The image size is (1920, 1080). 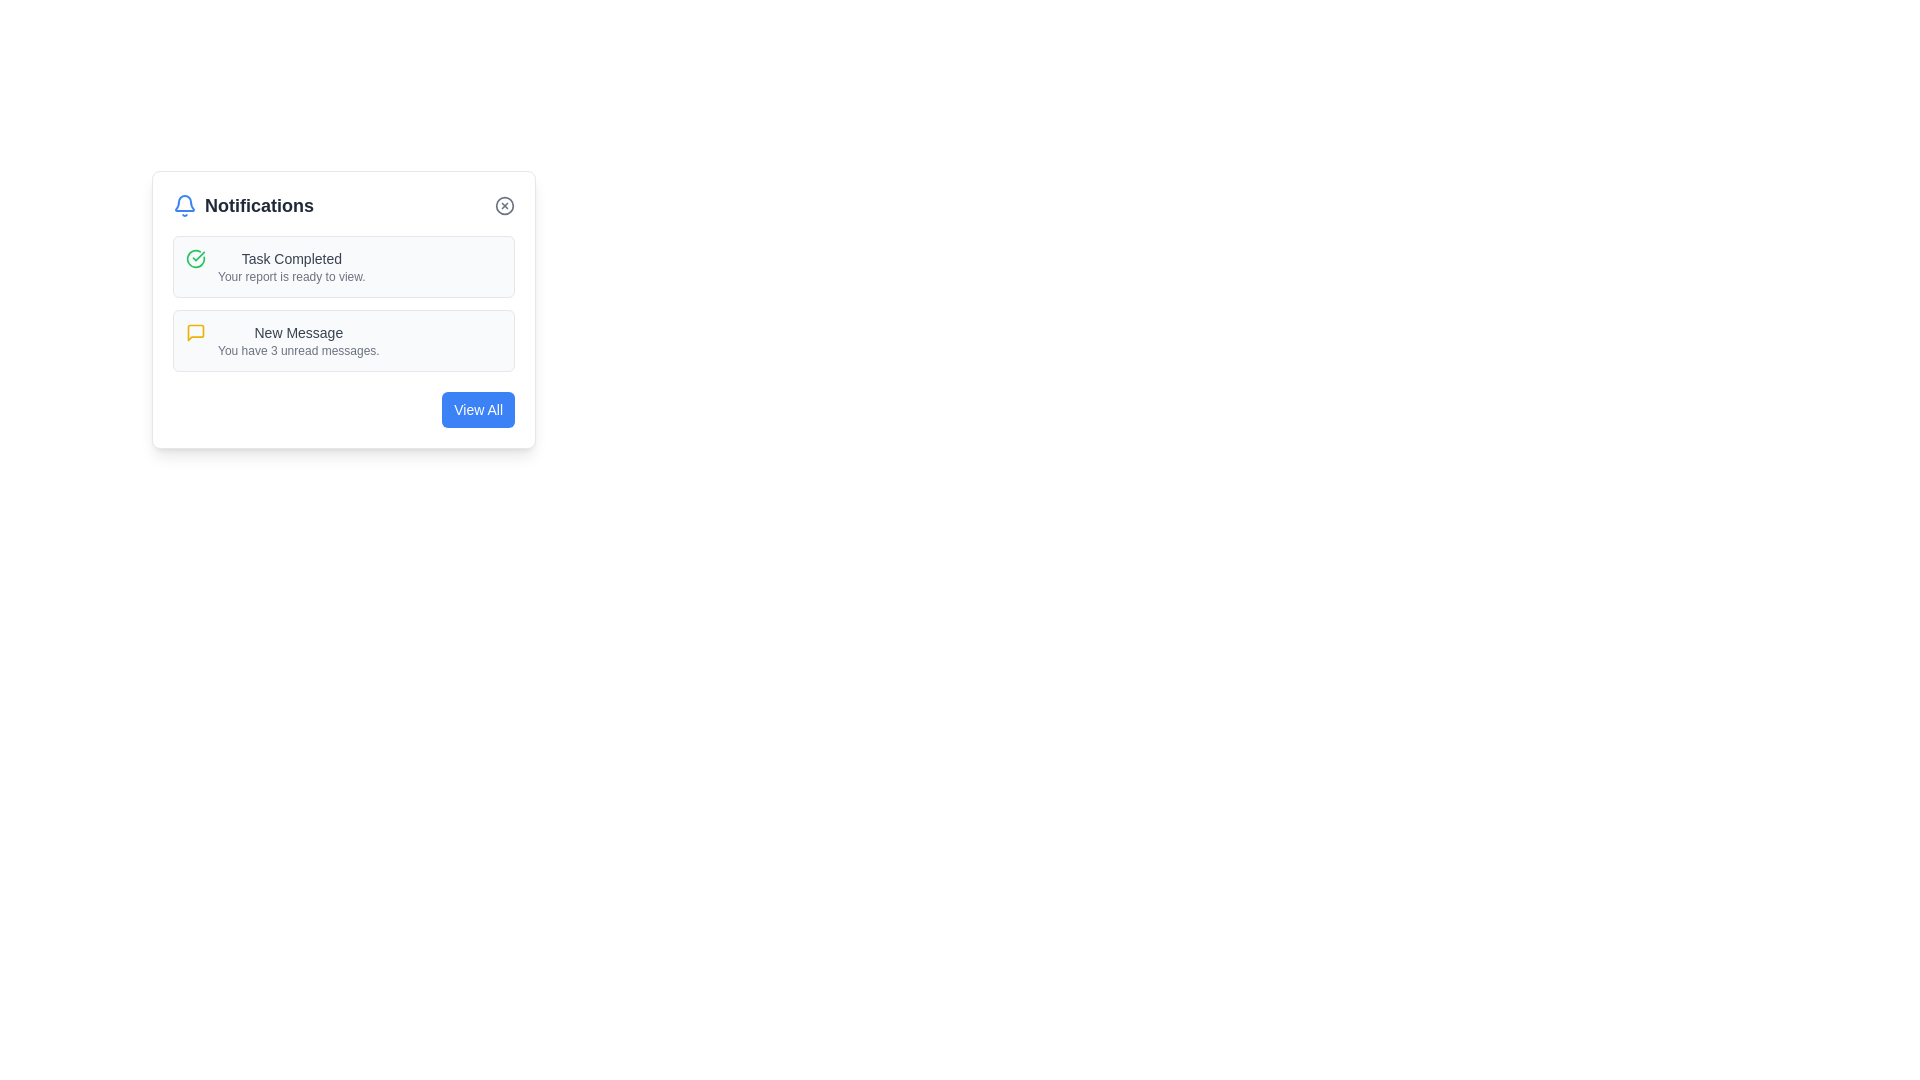 What do you see at coordinates (477, 408) in the screenshot?
I see `the button located at the bottom-right corner of the notification card` at bounding box center [477, 408].